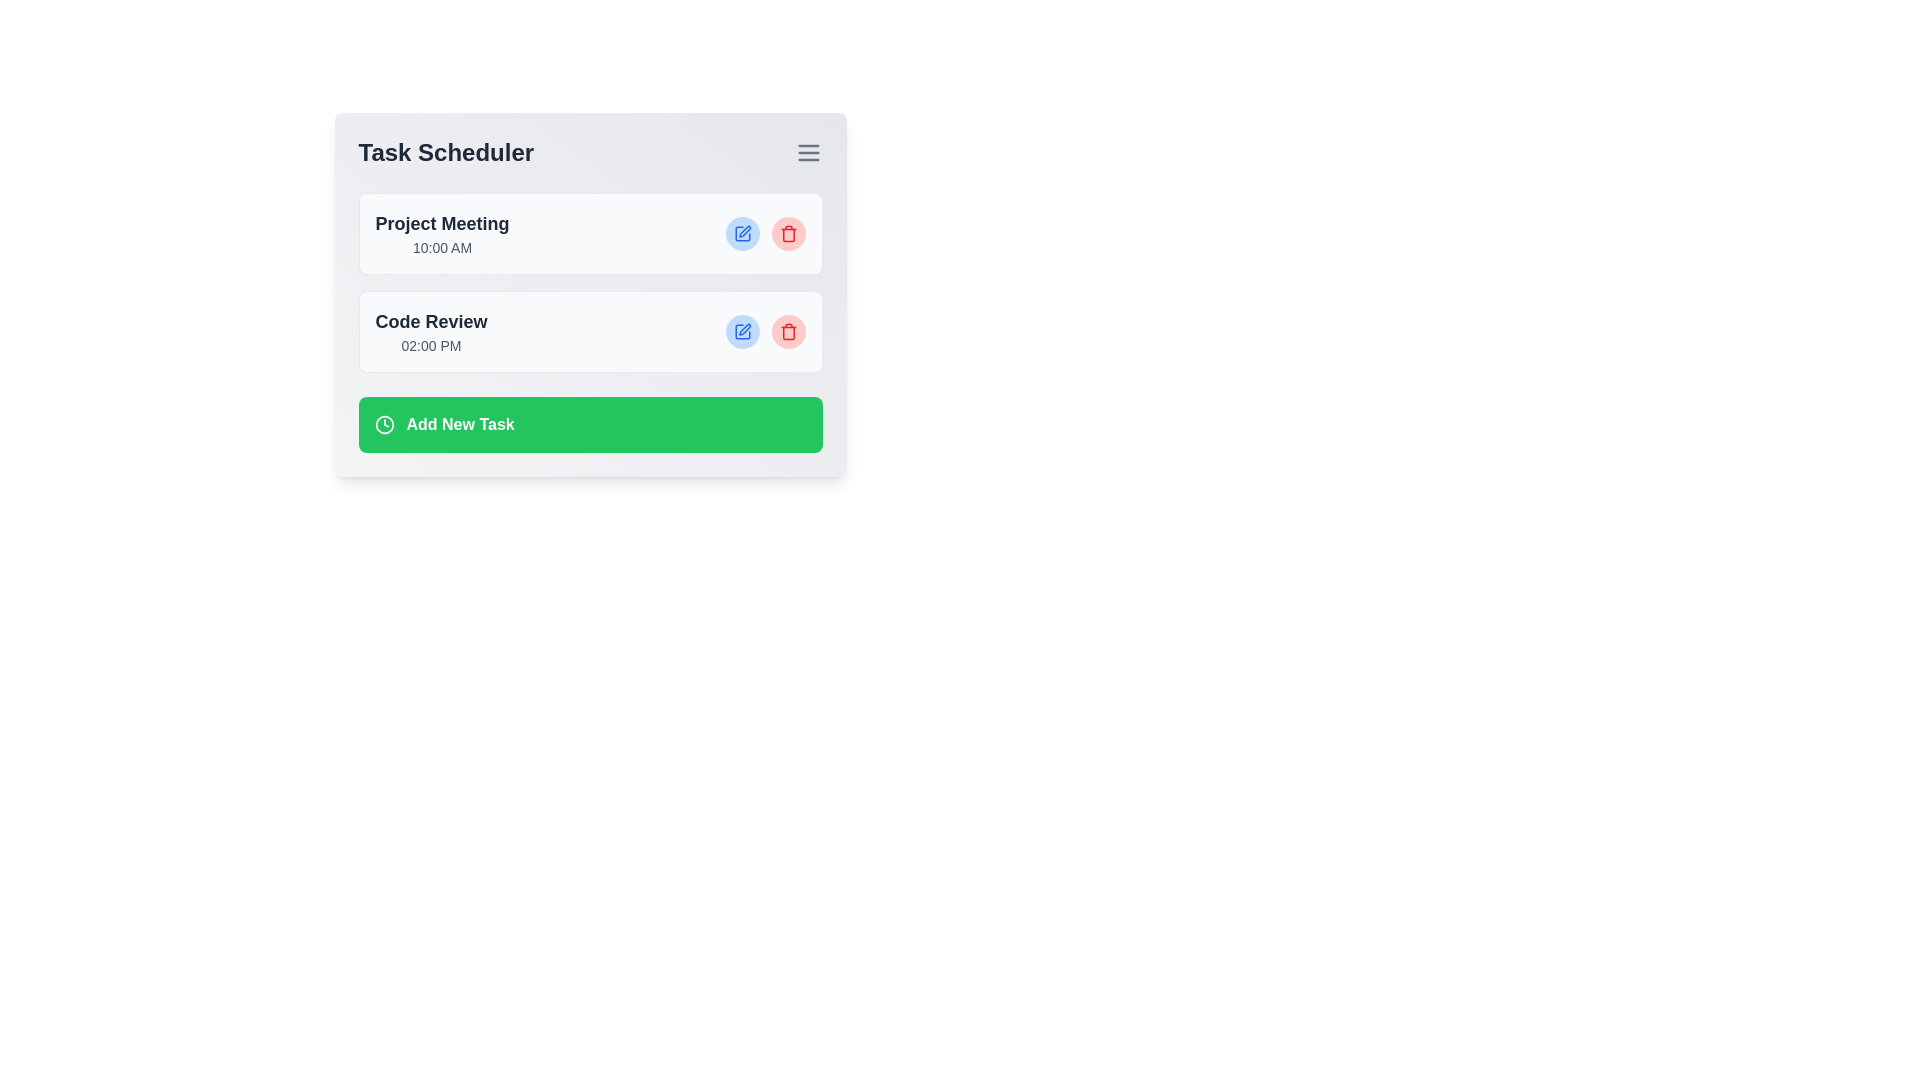 This screenshot has width=1920, height=1080. Describe the element at coordinates (741, 233) in the screenshot. I see `the icon button located to the right of the 'Project Meeting' task row` at that location.